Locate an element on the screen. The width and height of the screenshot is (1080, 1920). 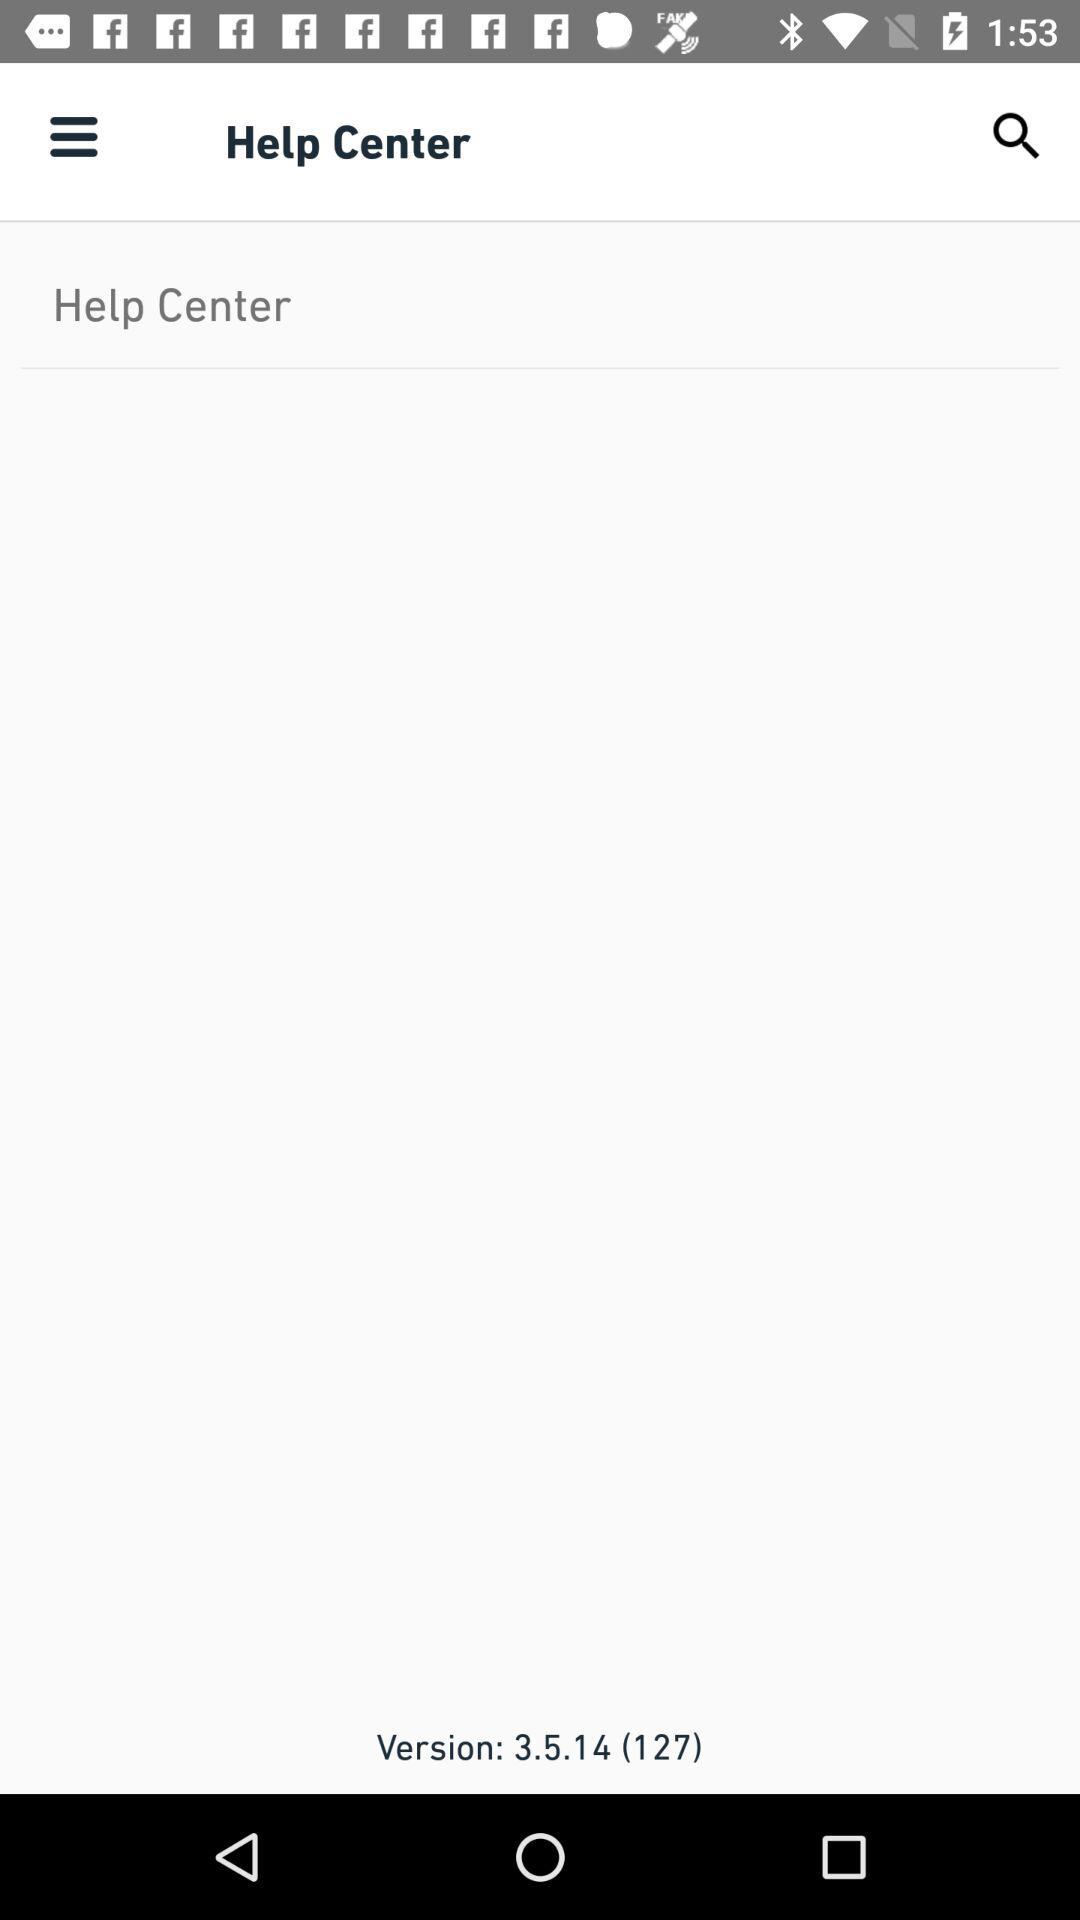
item at the top right corner is located at coordinates (1017, 135).